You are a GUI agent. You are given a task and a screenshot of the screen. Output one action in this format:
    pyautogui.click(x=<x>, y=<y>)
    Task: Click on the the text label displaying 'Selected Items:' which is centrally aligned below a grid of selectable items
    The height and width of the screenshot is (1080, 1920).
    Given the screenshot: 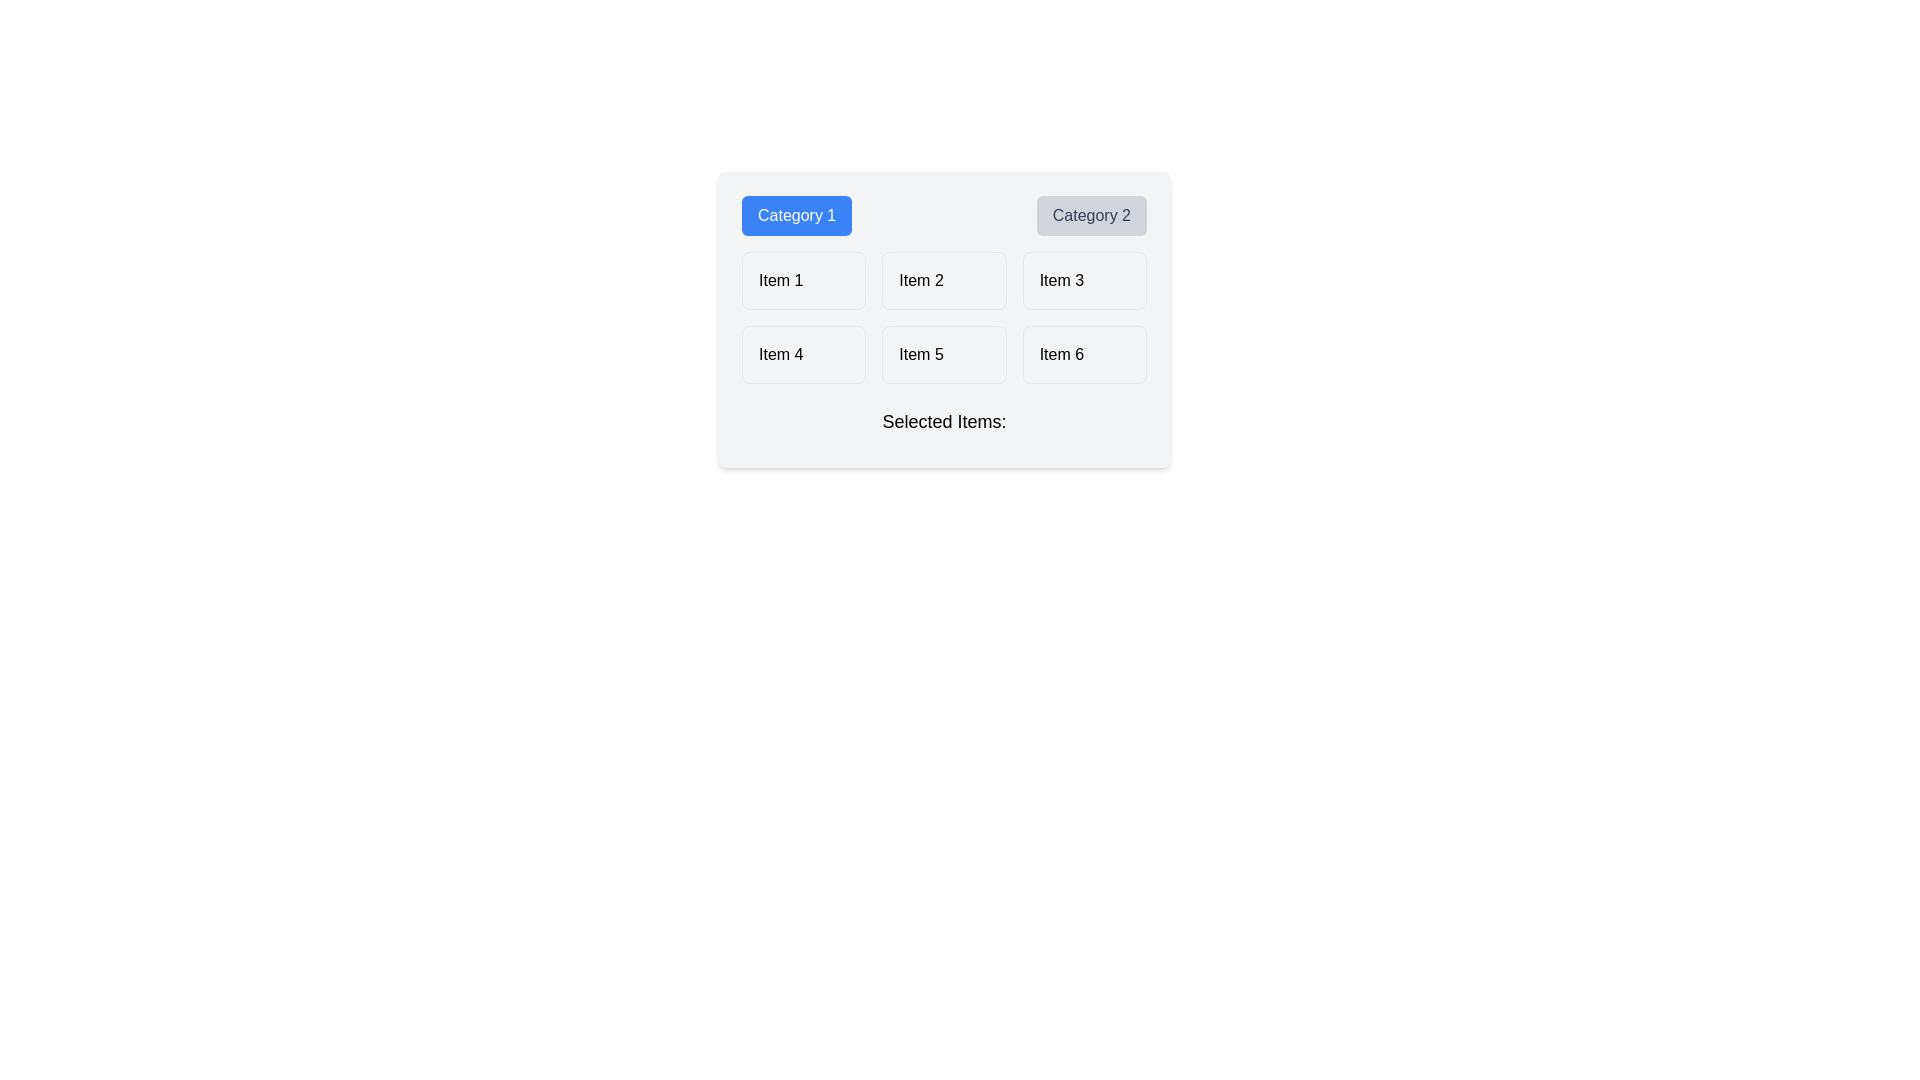 What is the action you would take?
    pyautogui.click(x=943, y=420)
    